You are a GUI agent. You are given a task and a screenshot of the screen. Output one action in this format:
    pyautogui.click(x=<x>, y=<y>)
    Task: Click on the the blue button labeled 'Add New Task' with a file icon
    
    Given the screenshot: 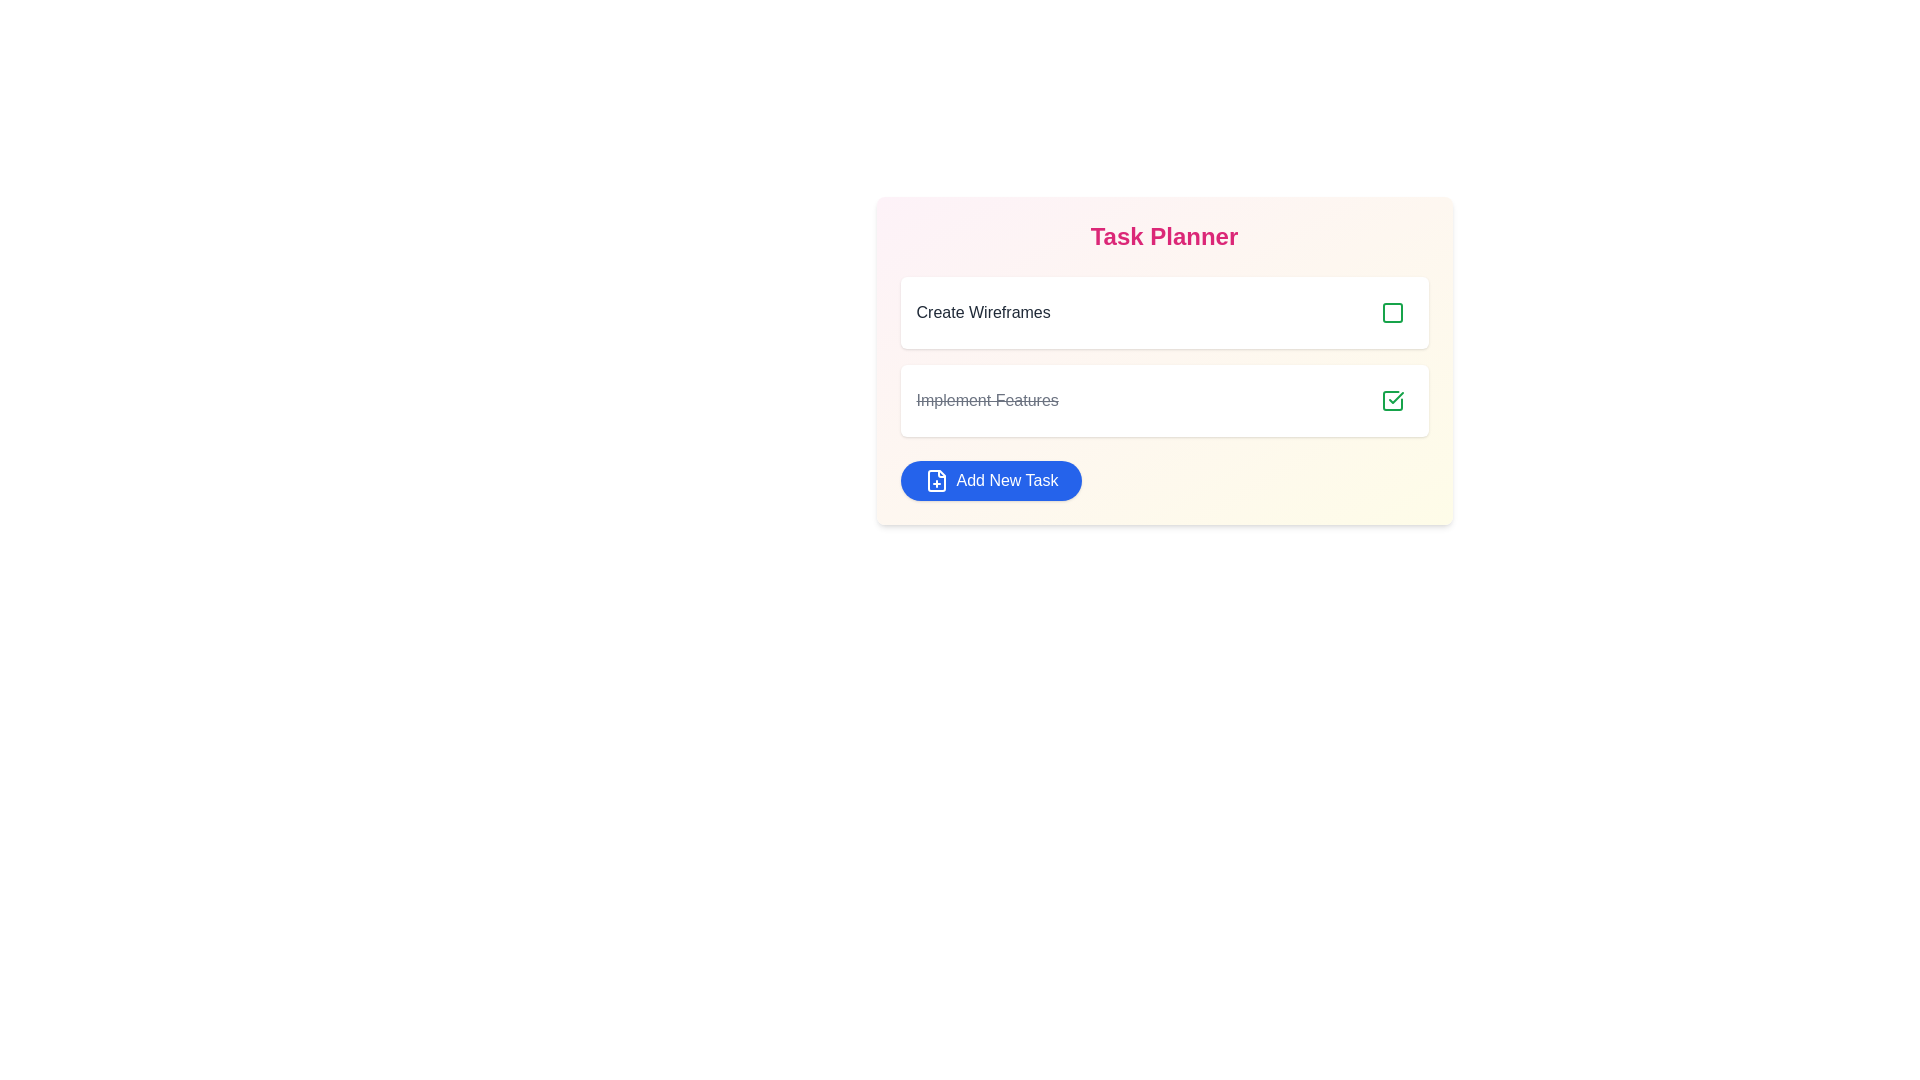 What is the action you would take?
    pyautogui.click(x=991, y=481)
    